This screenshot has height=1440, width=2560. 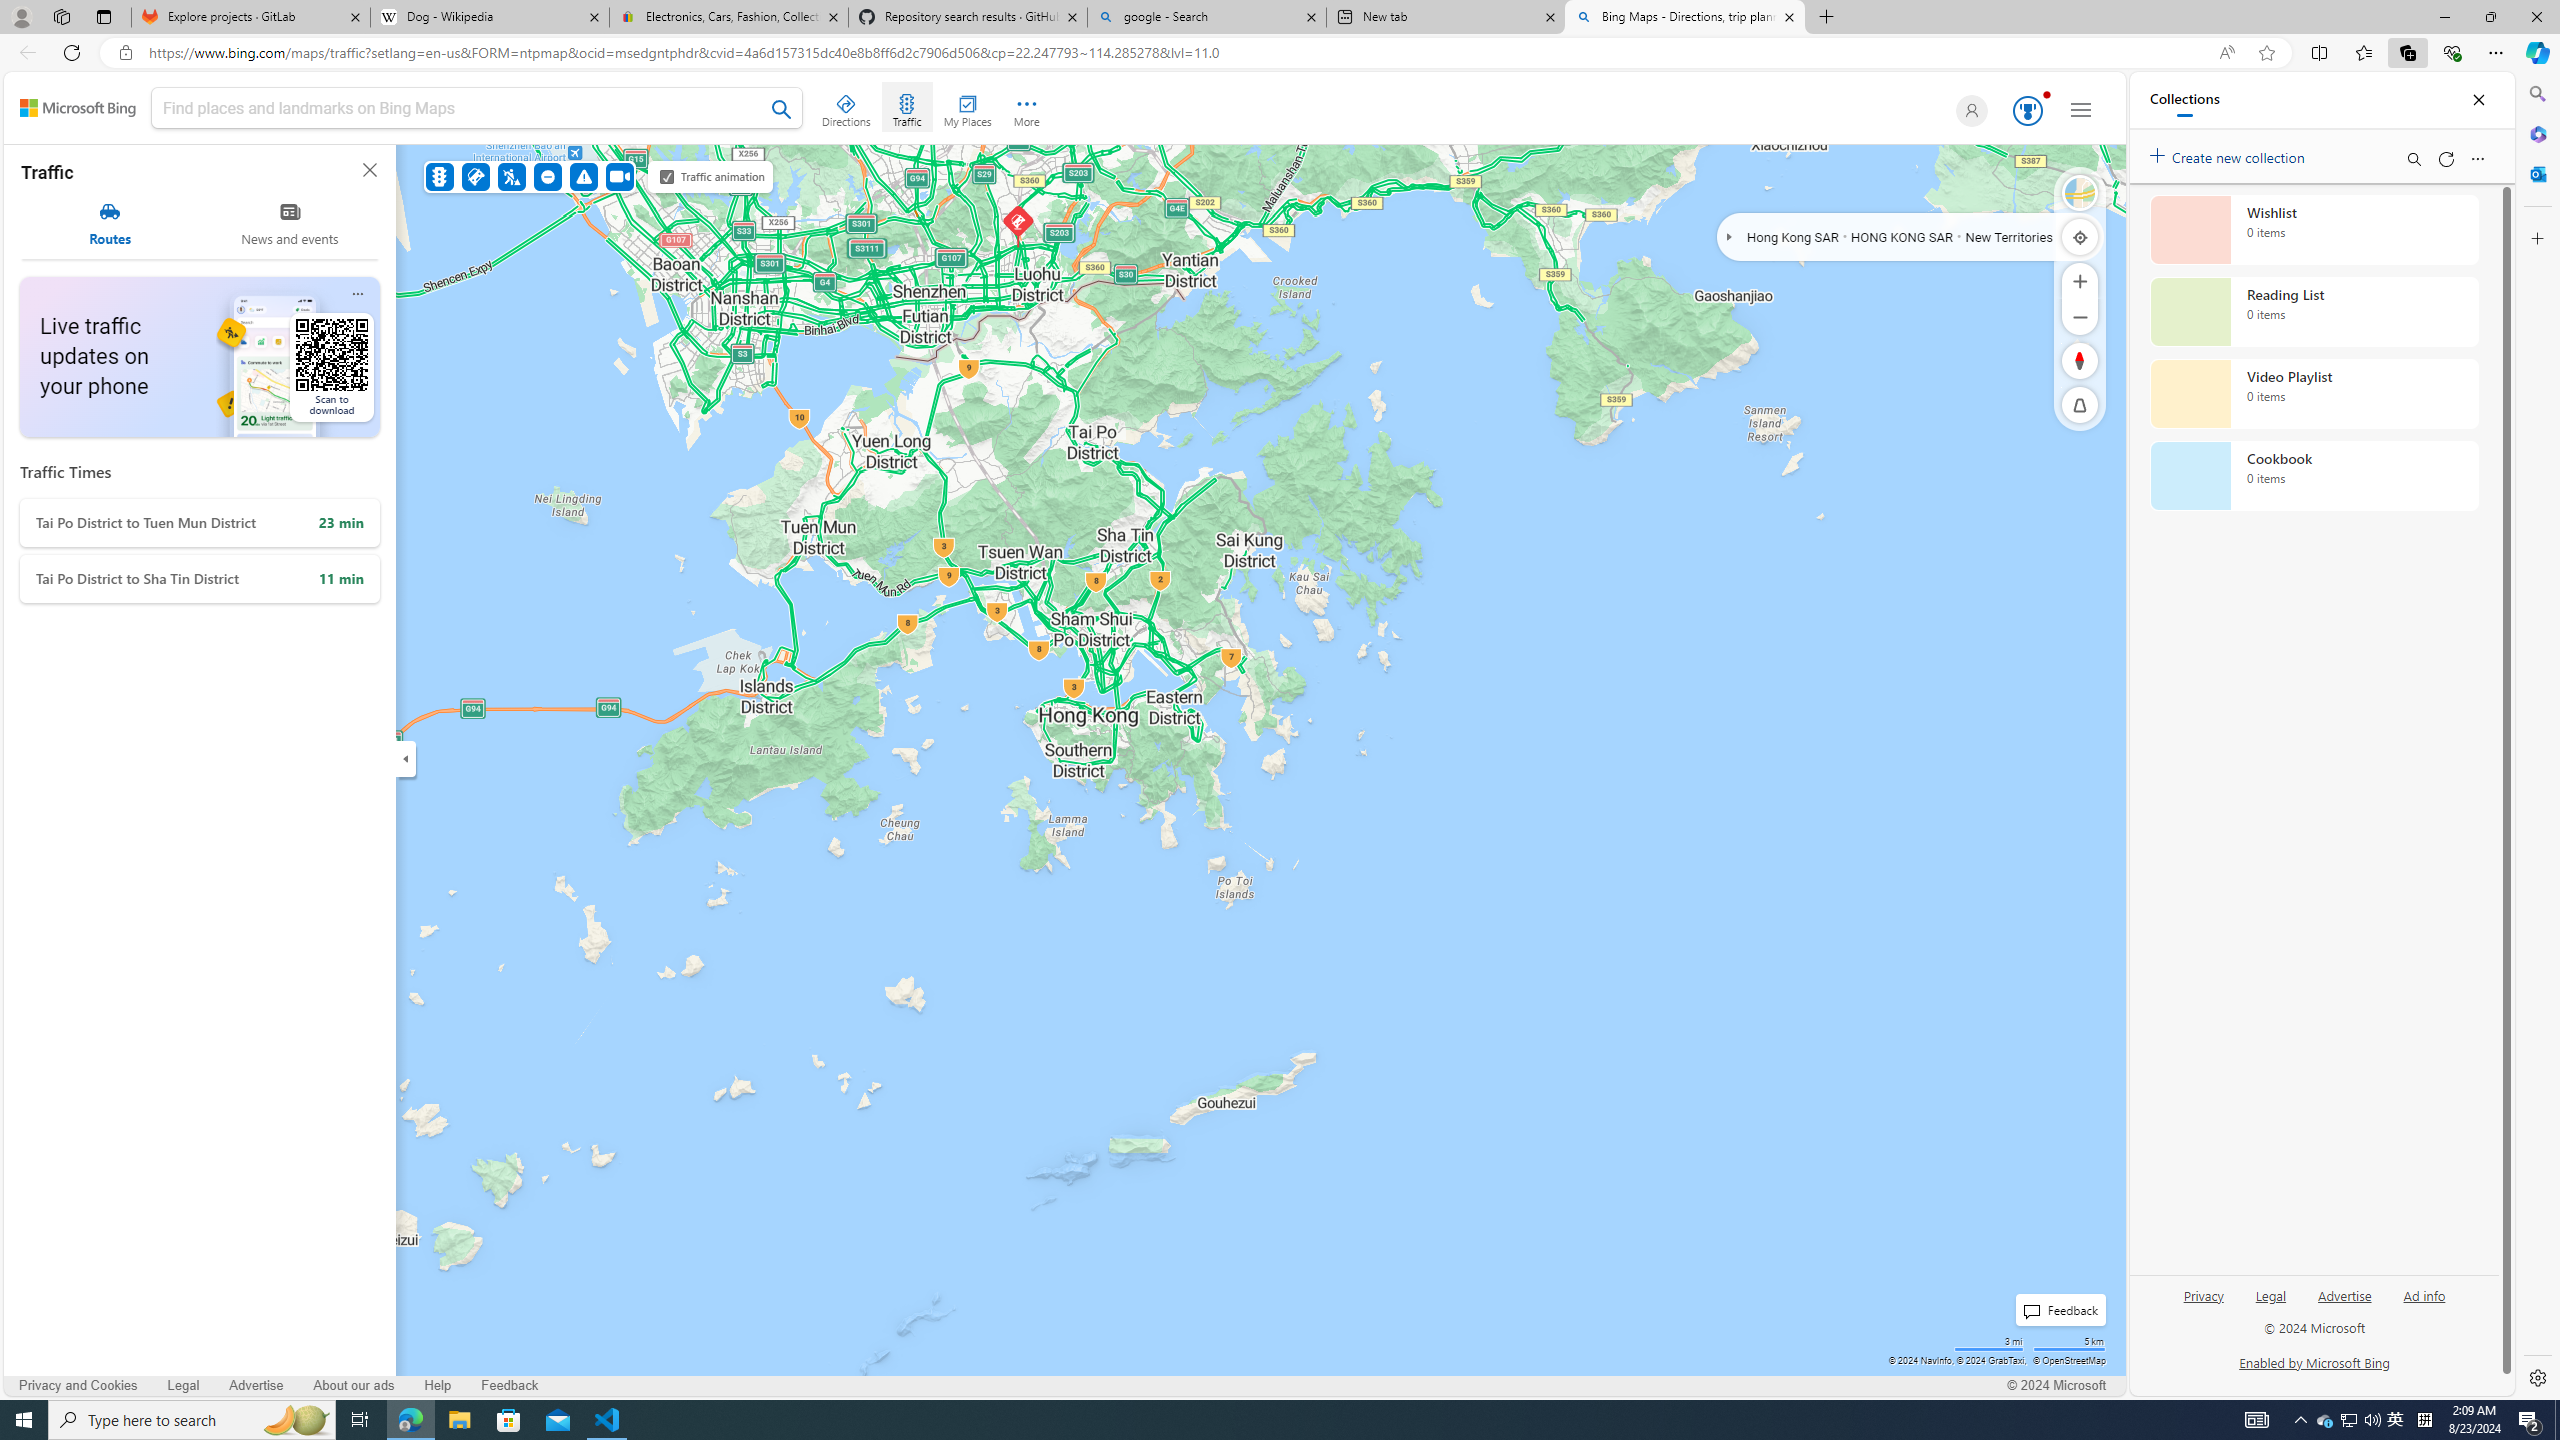 What do you see at coordinates (439, 1385) in the screenshot?
I see `'Help'` at bounding box center [439, 1385].